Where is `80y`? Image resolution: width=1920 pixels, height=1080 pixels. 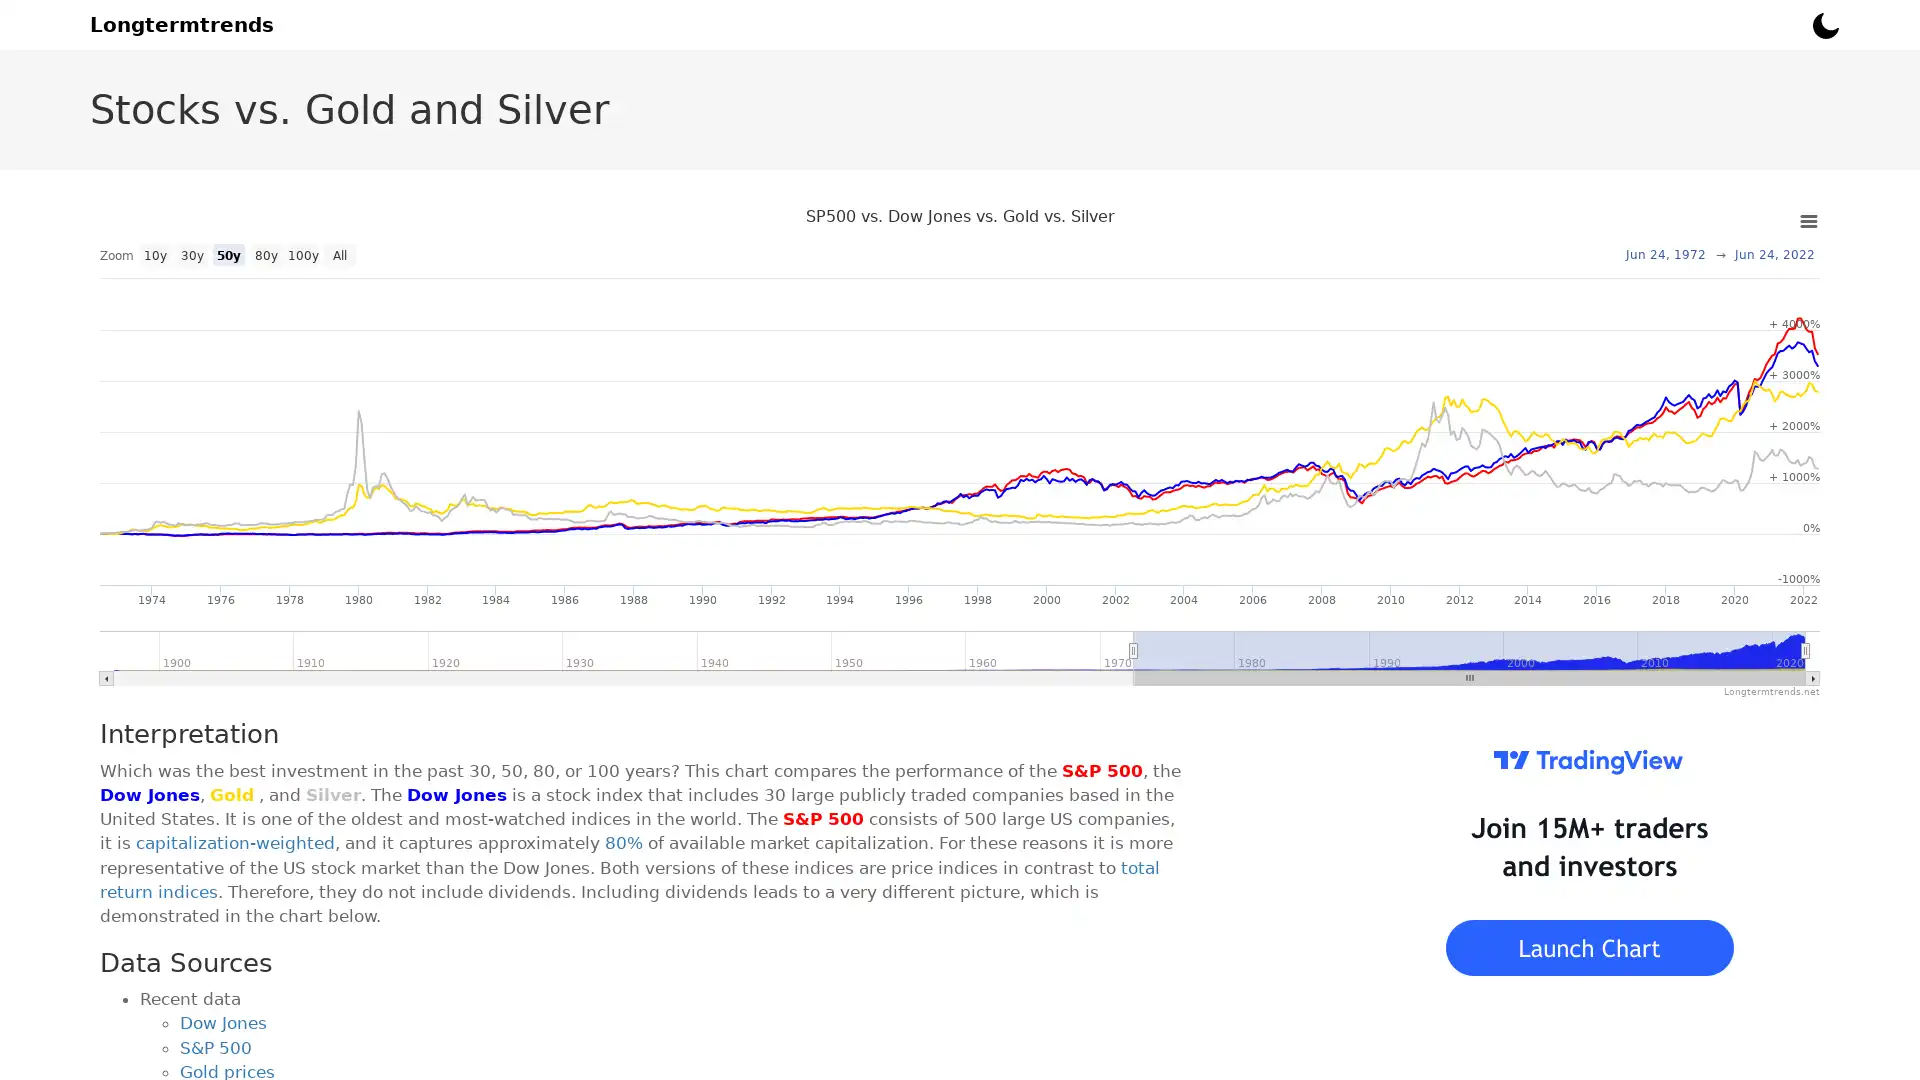
80y is located at coordinates (264, 253).